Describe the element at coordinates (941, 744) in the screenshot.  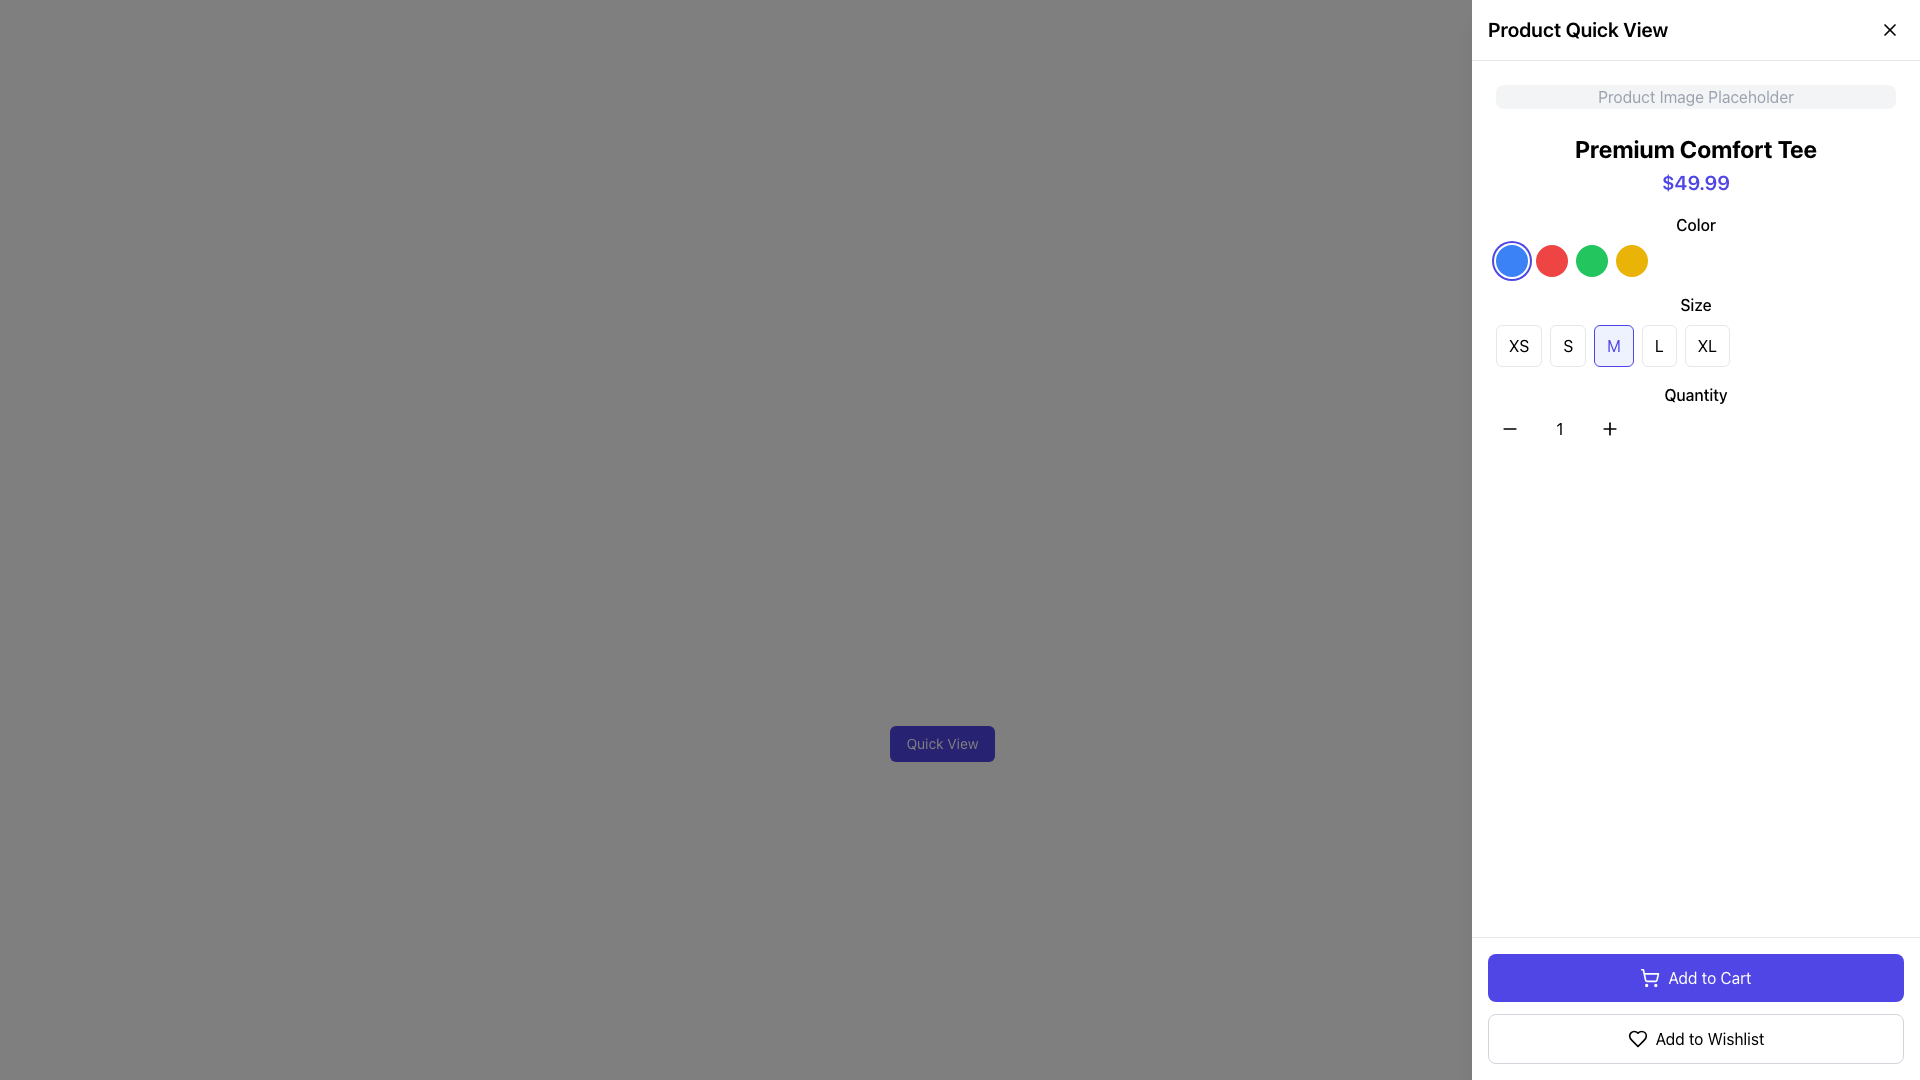
I see `the button located in the center-bottom part of the interface` at that location.